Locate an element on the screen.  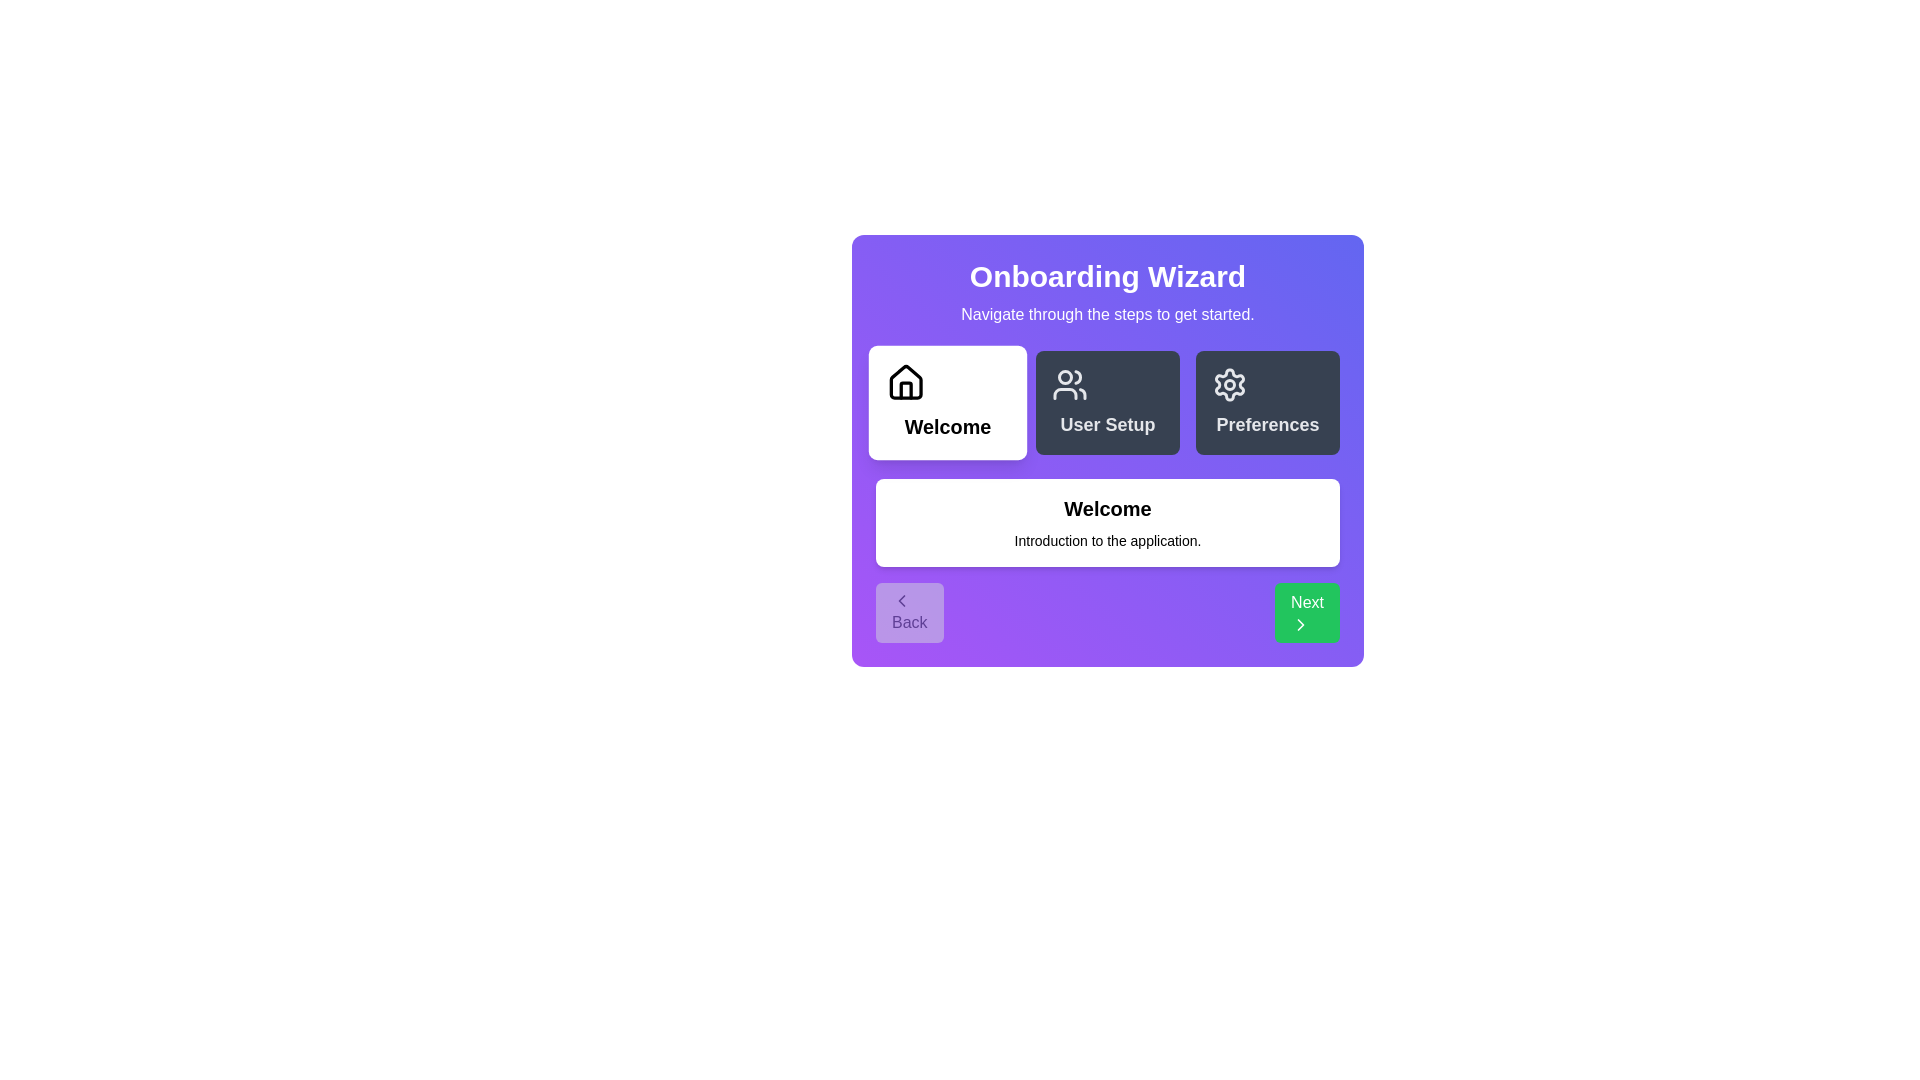
the step icon corresponding to Preferences to view its content is located at coordinates (1266, 402).